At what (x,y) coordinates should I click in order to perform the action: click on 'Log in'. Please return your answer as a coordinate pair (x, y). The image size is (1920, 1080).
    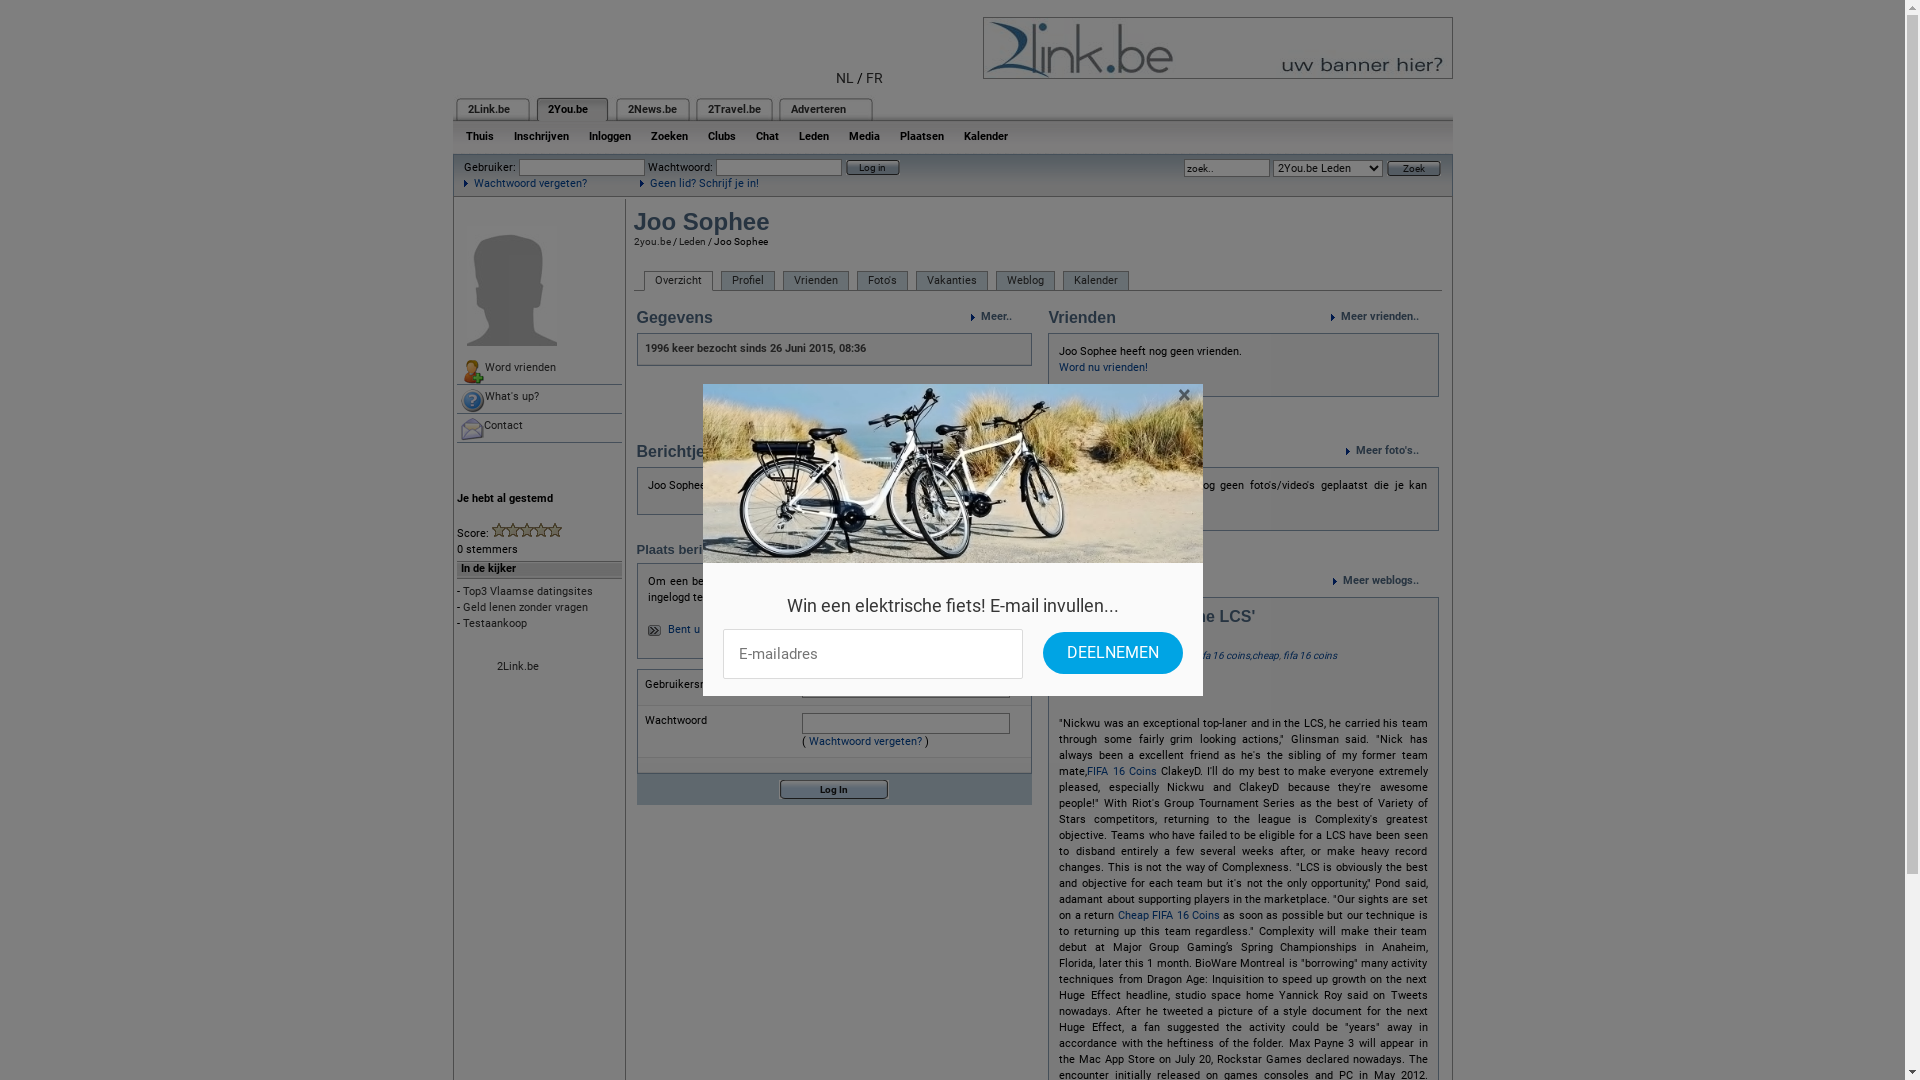
    Looking at the image, I should click on (845, 166).